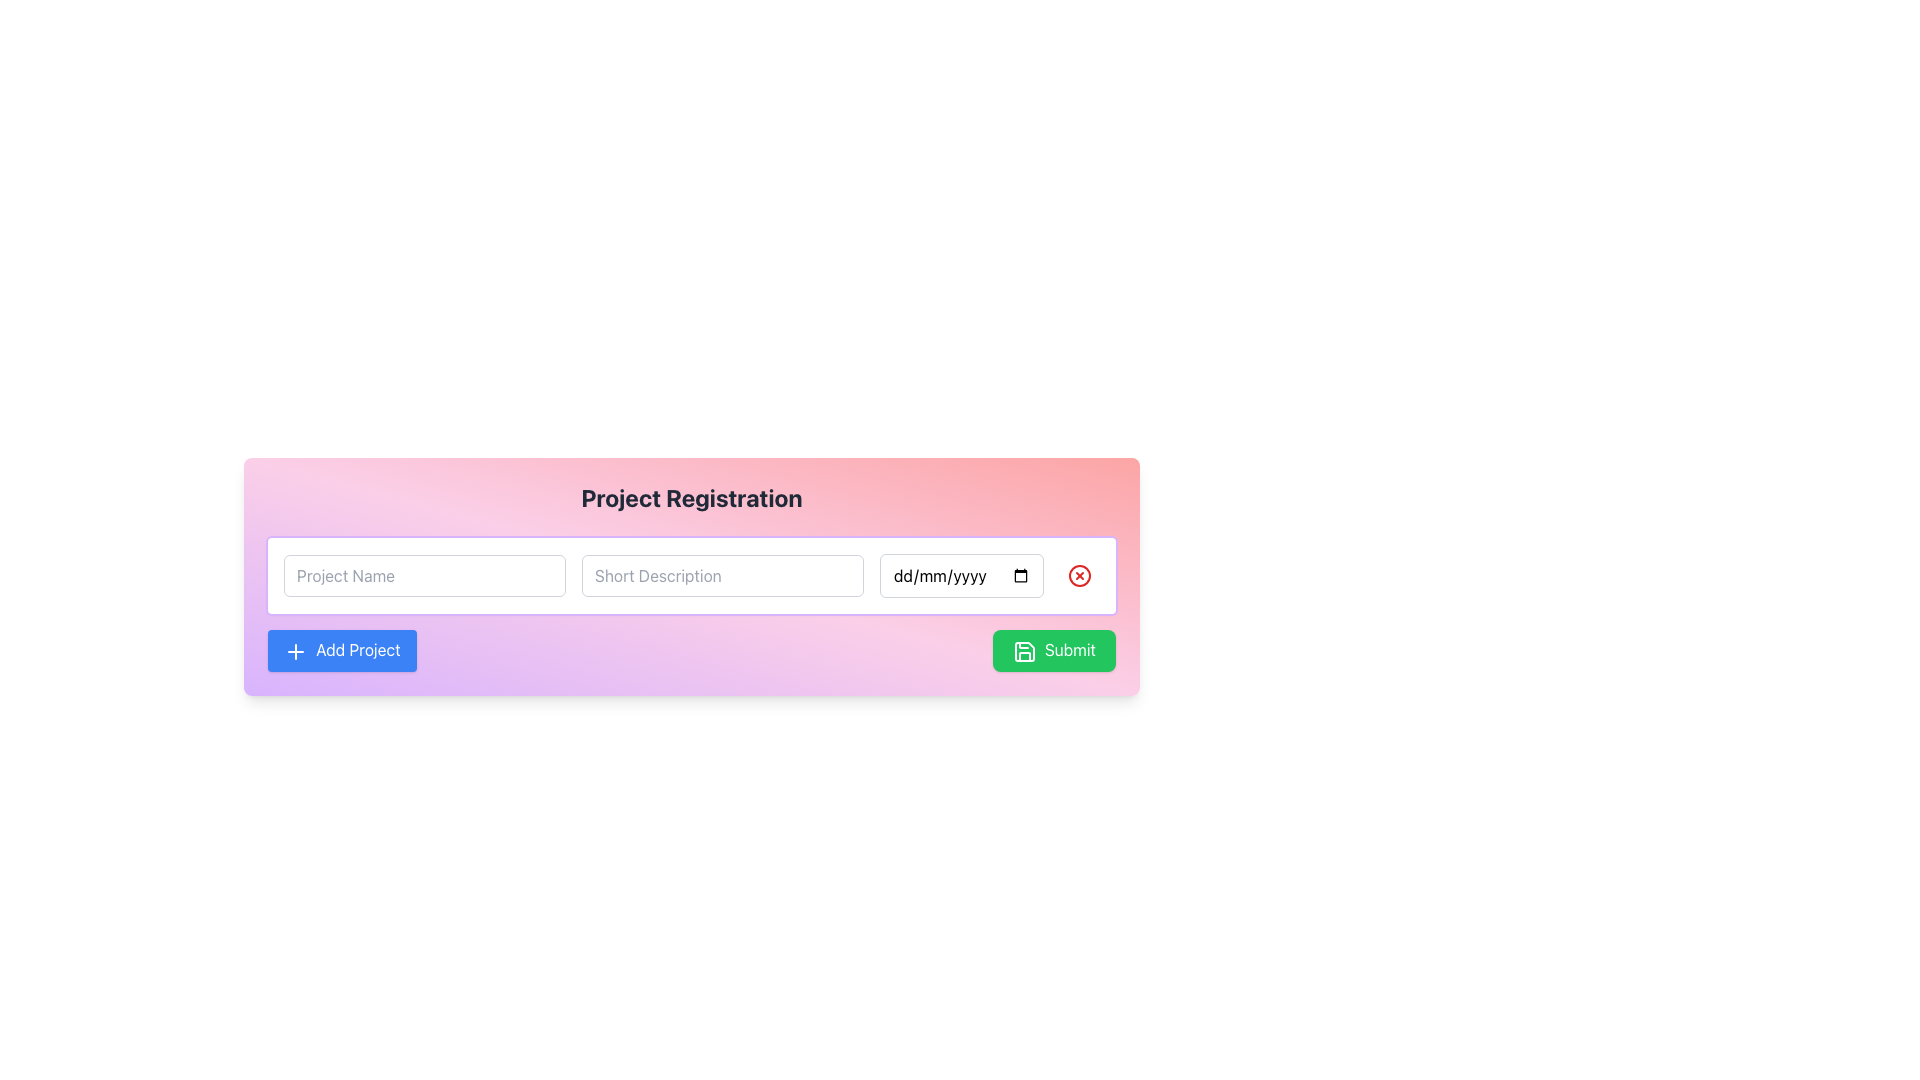 This screenshot has width=1920, height=1080. What do you see at coordinates (1079, 575) in the screenshot?
I see `the circular button with a red border and a red 'X' symbol, located to the right of the date input field` at bounding box center [1079, 575].